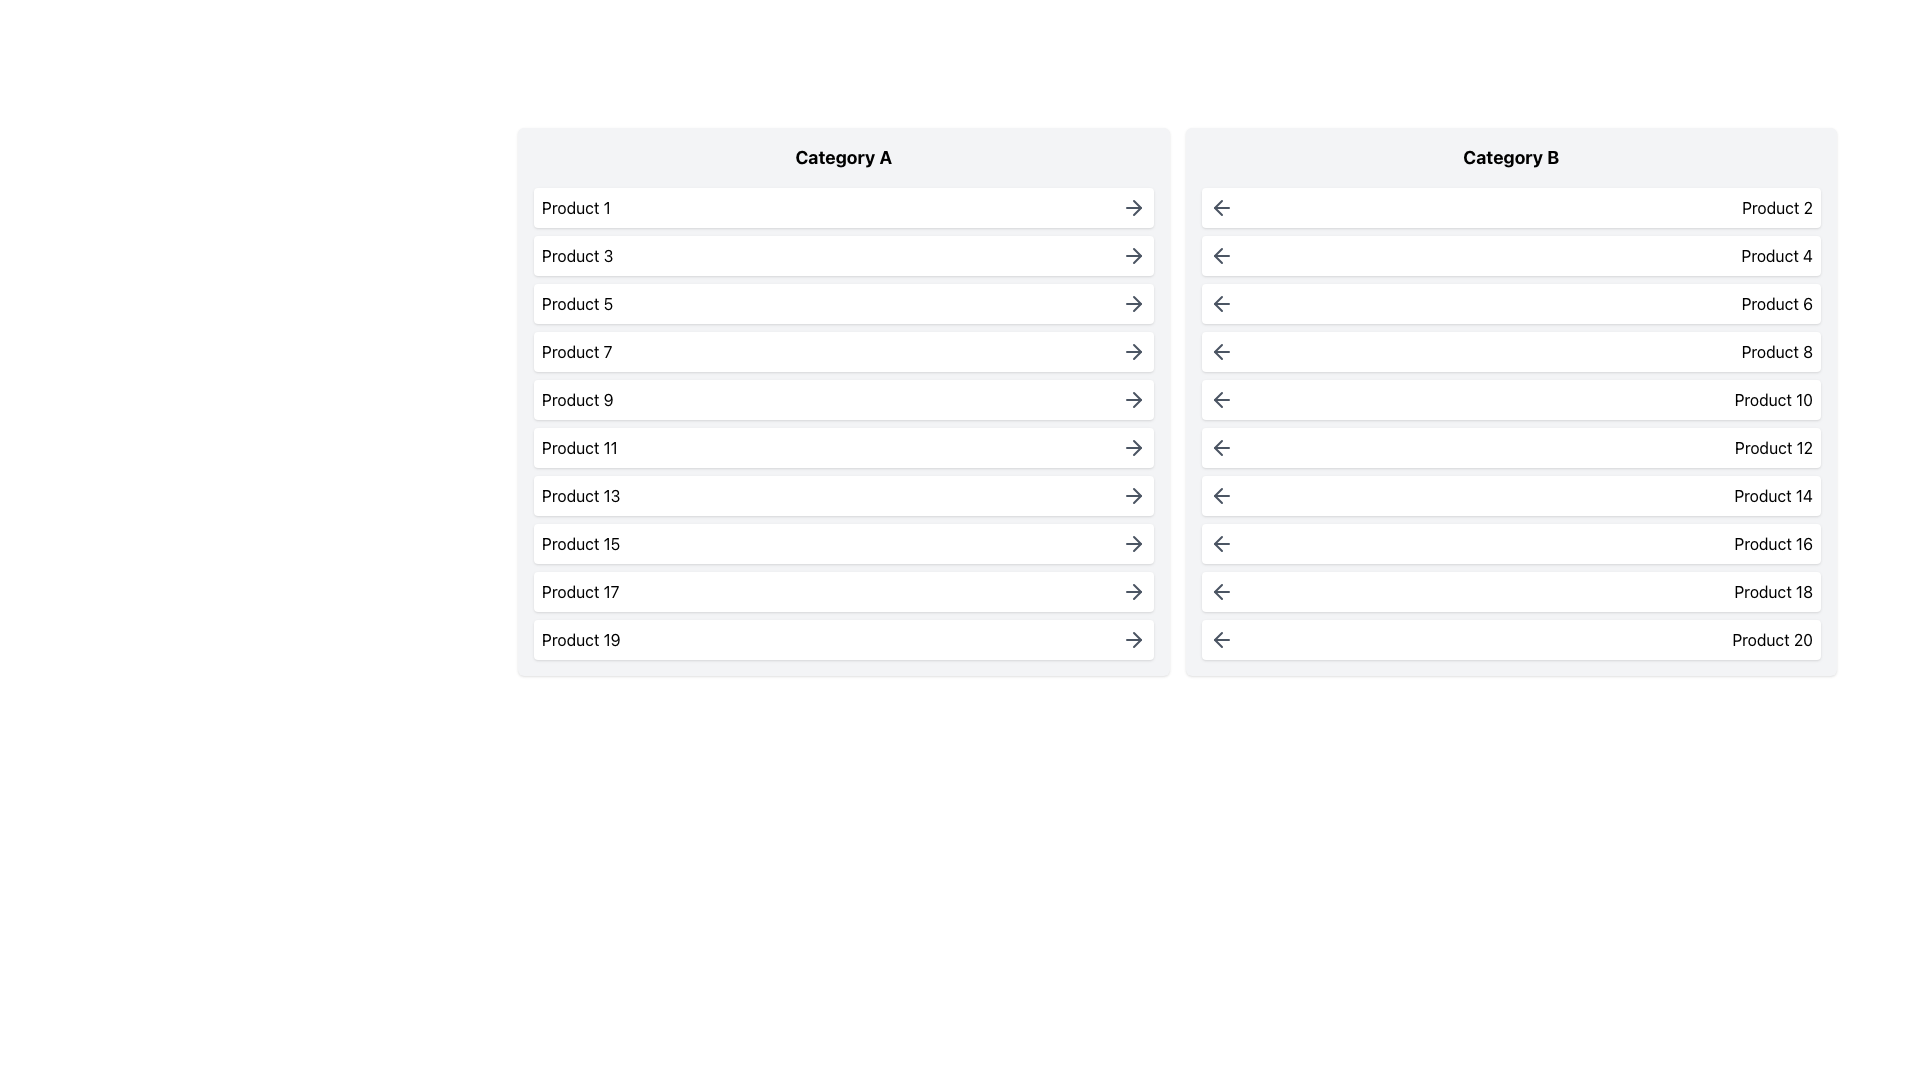 Image resolution: width=1920 pixels, height=1080 pixels. Describe the element at coordinates (1137, 640) in the screenshot. I see `the right-pointing arrow icon located at the farthest right of the row corresponding to 'Product 19' in the 'Category A' column` at that location.